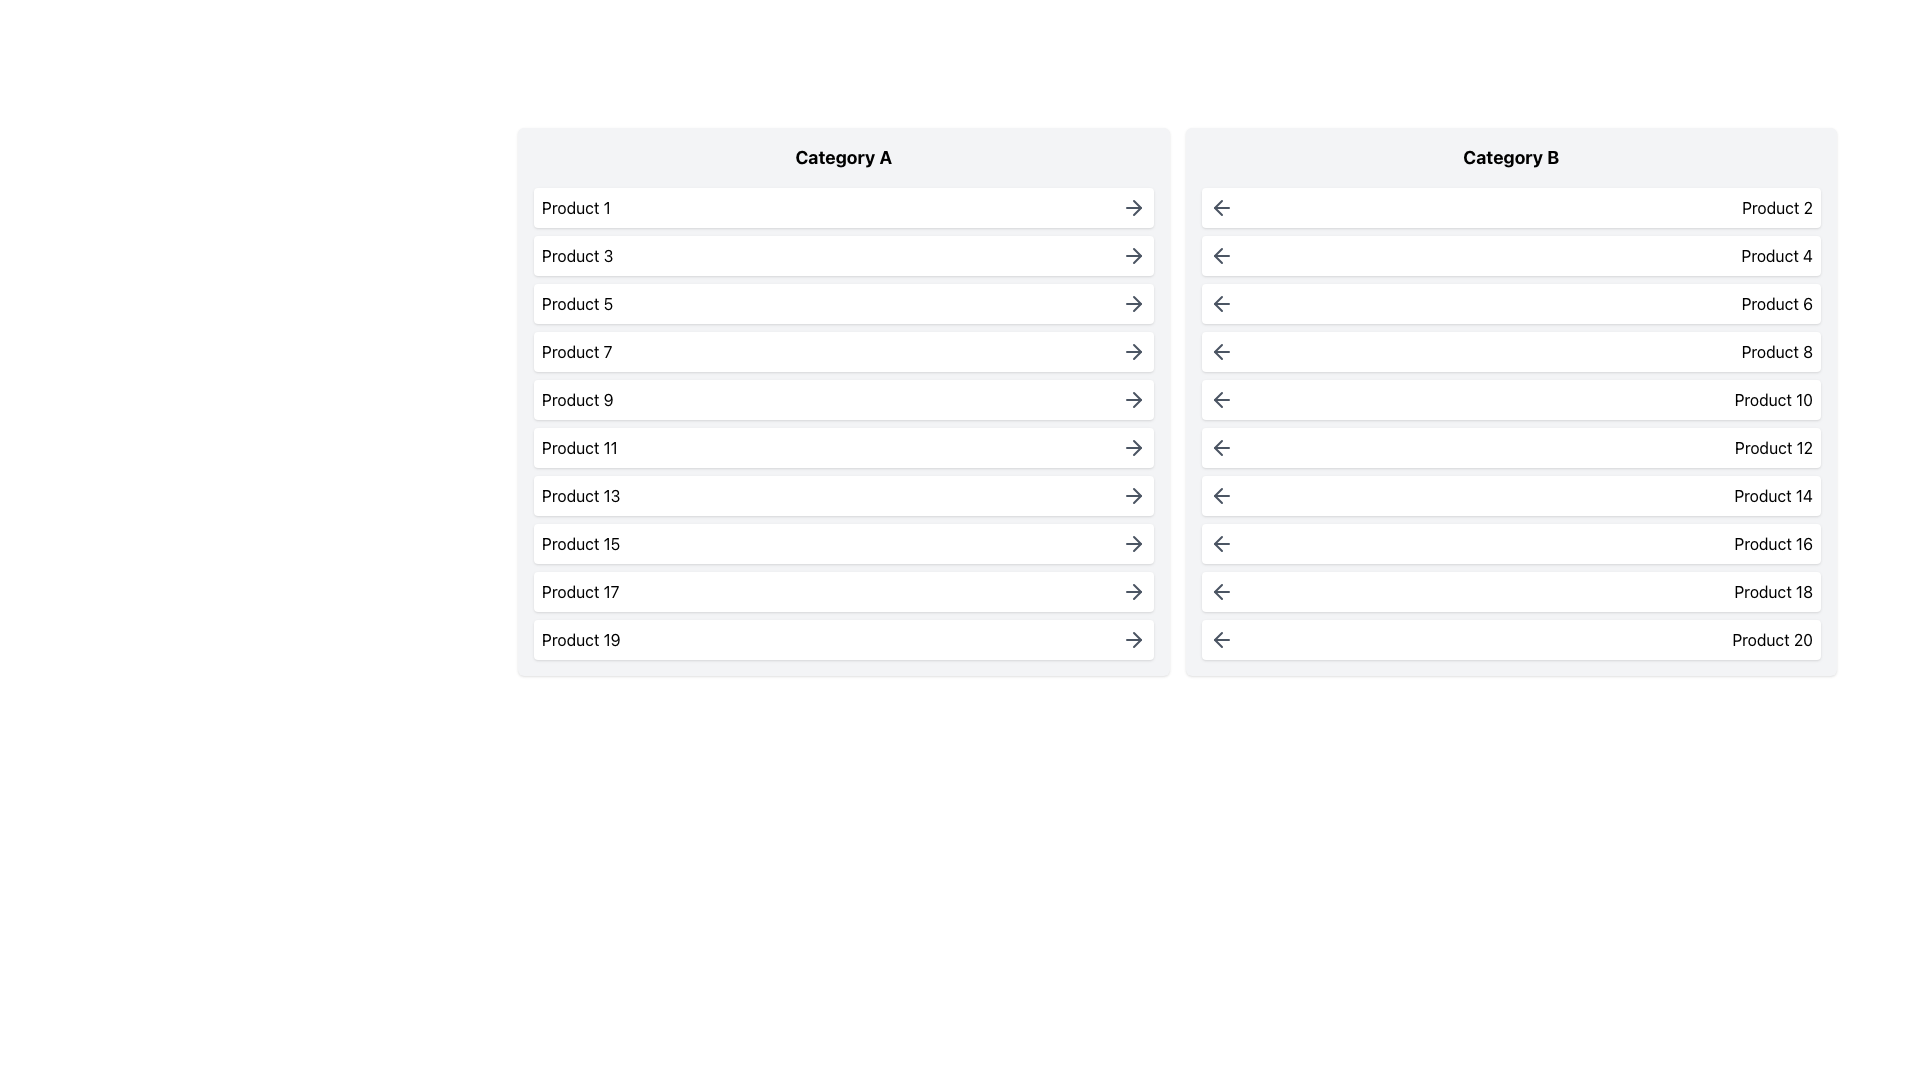 Image resolution: width=1920 pixels, height=1080 pixels. Describe the element at coordinates (1137, 640) in the screenshot. I see `the right-pointing arrow icon located at the farthest right of the row corresponding to 'Product 19' in the 'Category A' column` at that location.